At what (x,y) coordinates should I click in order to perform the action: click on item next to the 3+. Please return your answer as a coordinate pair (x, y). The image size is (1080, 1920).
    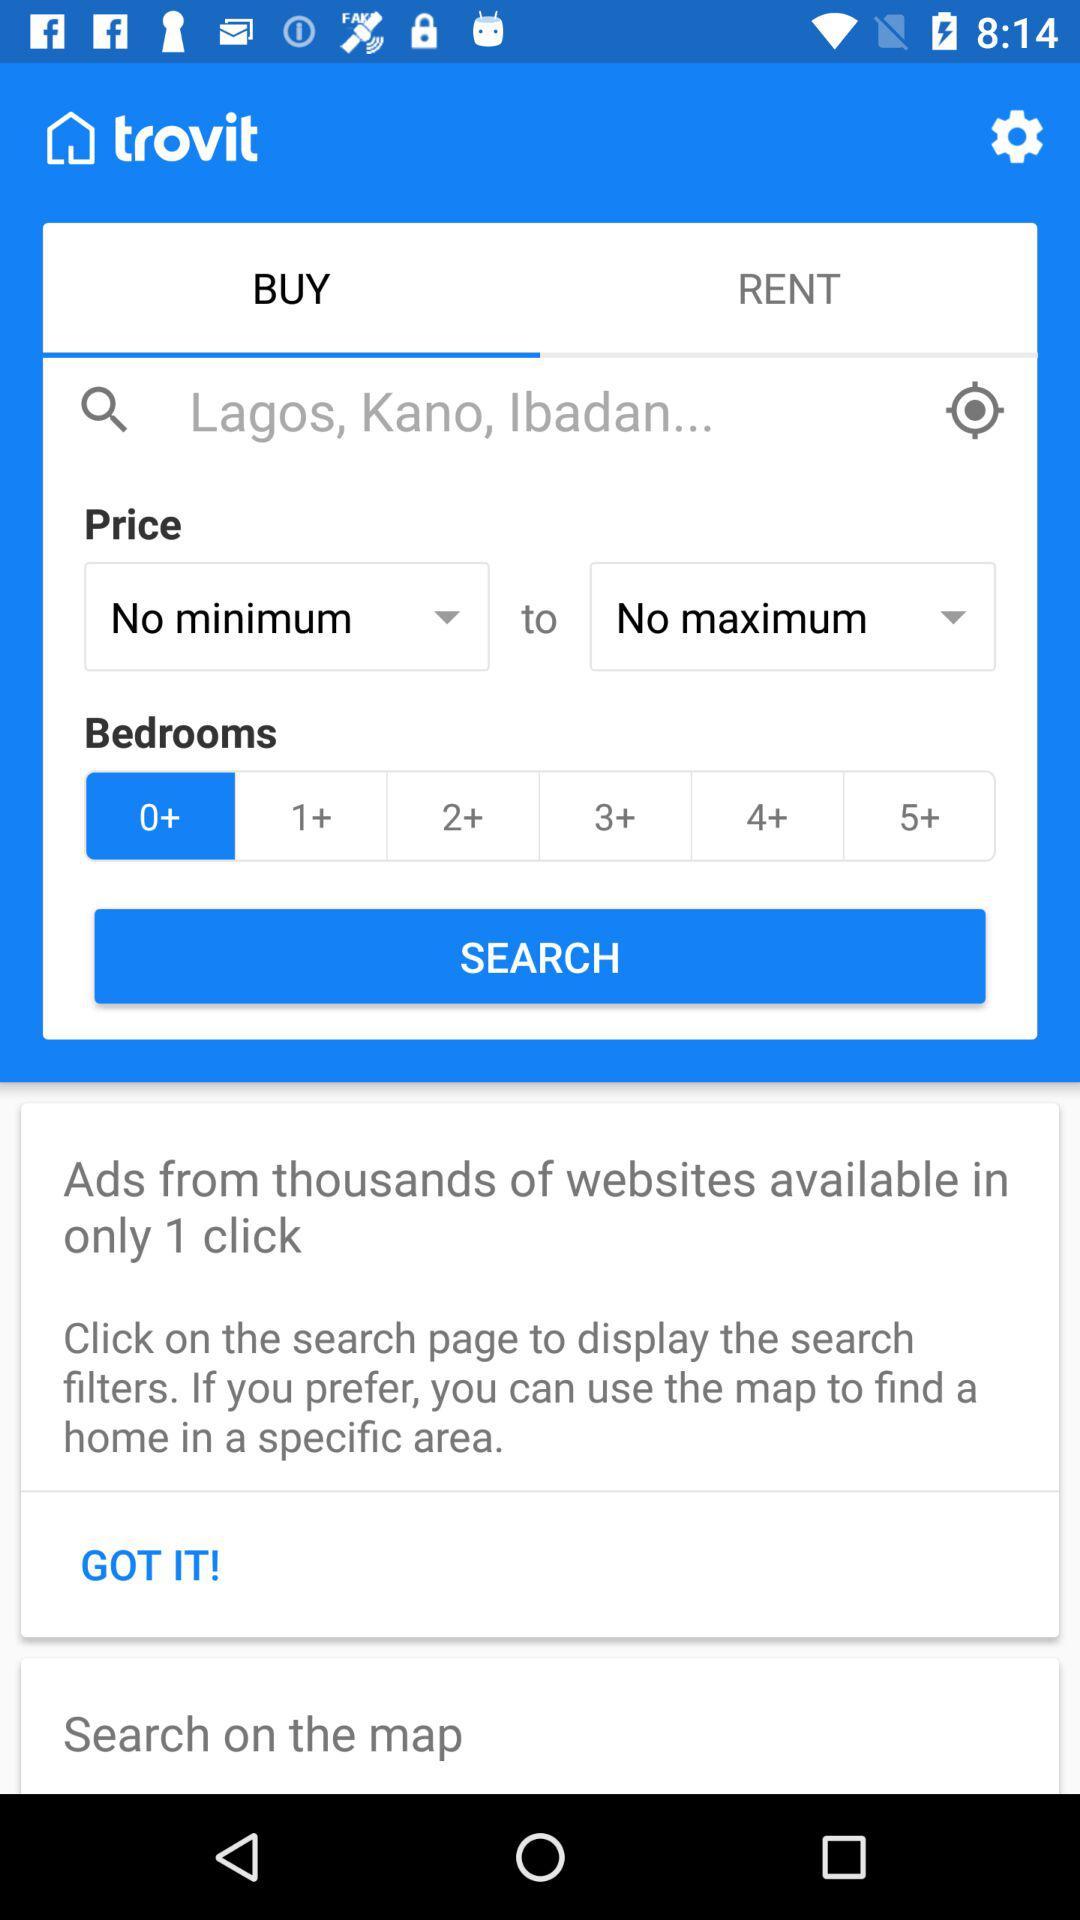
    Looking at the image, I should click on (463, 816).